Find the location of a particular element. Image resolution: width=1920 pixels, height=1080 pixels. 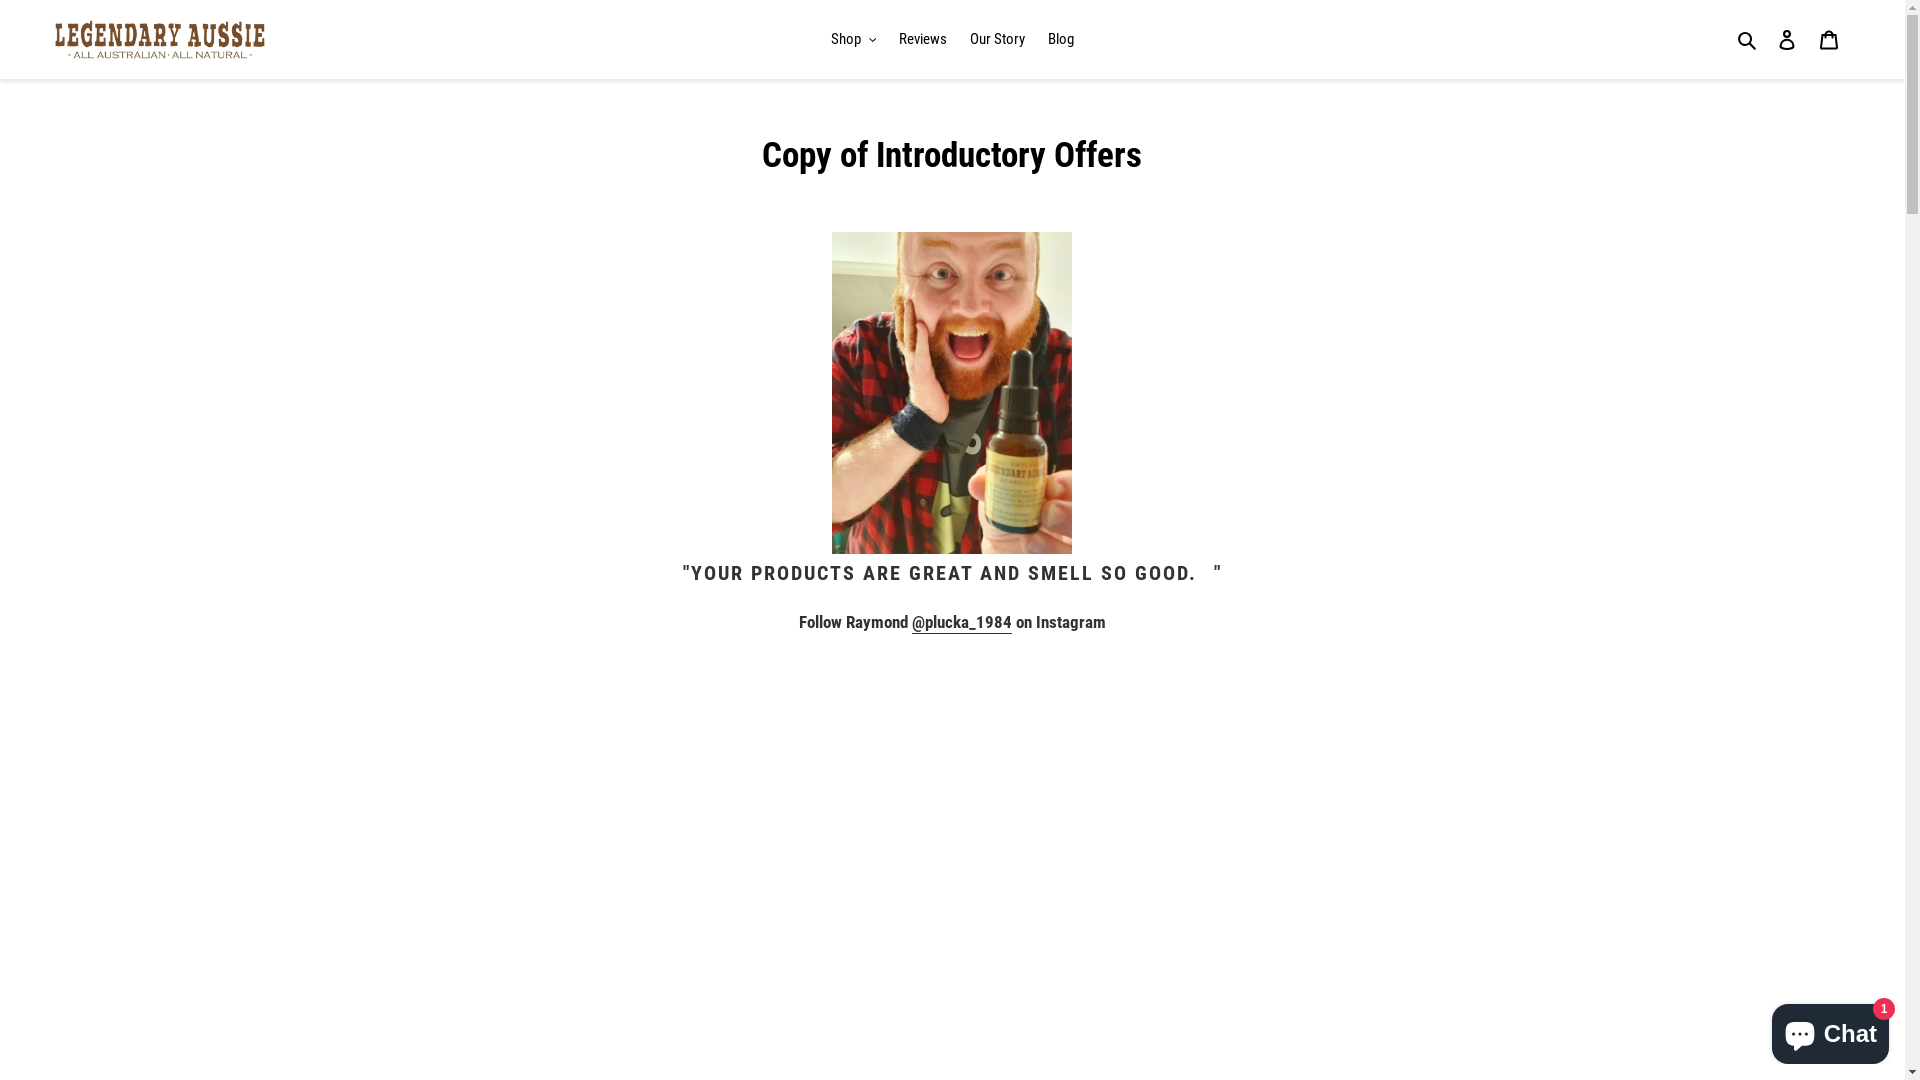

'Shopify online store chat' is located at coordinates (1830, 1029).